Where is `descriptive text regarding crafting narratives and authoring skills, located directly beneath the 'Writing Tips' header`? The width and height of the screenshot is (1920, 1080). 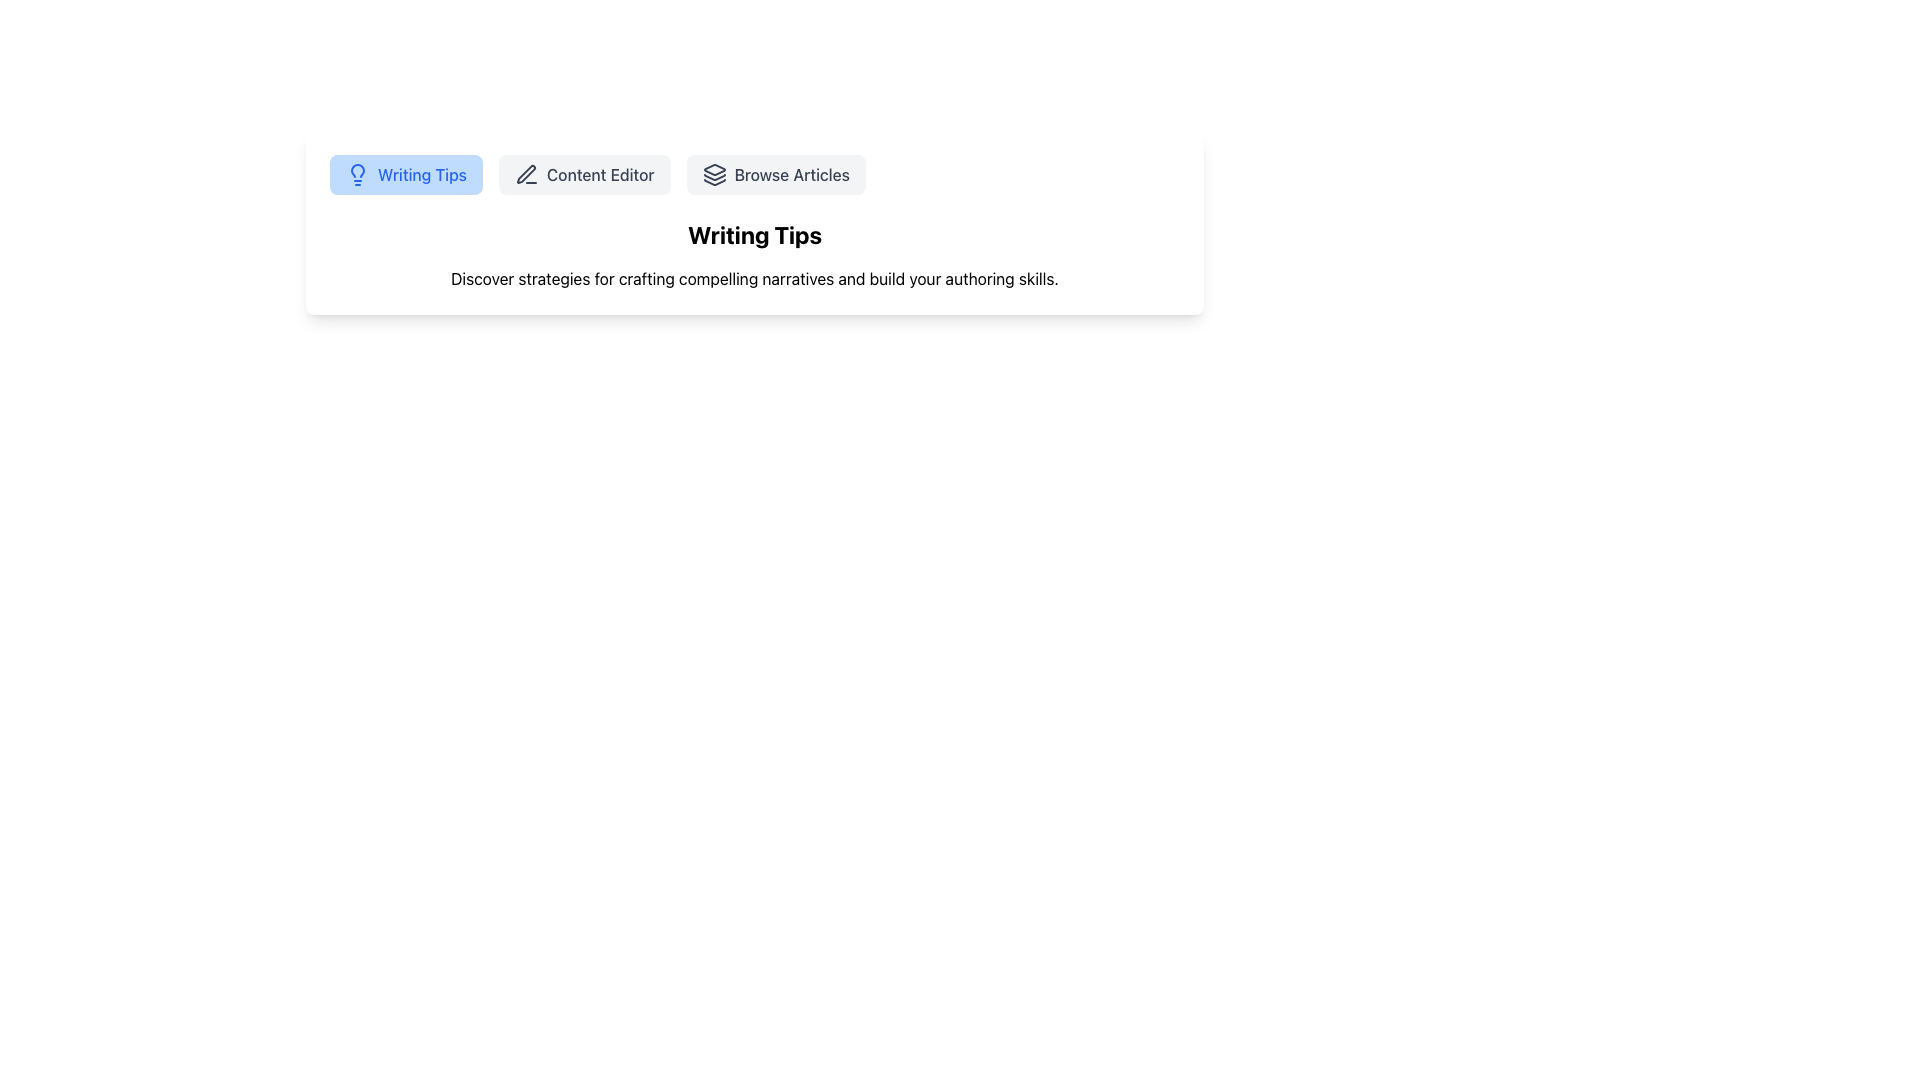
descriptive text regarding crafting narratives and authoring skills, located directly beneath the 'Writing Tips' header is located at coordinates (753, 278).